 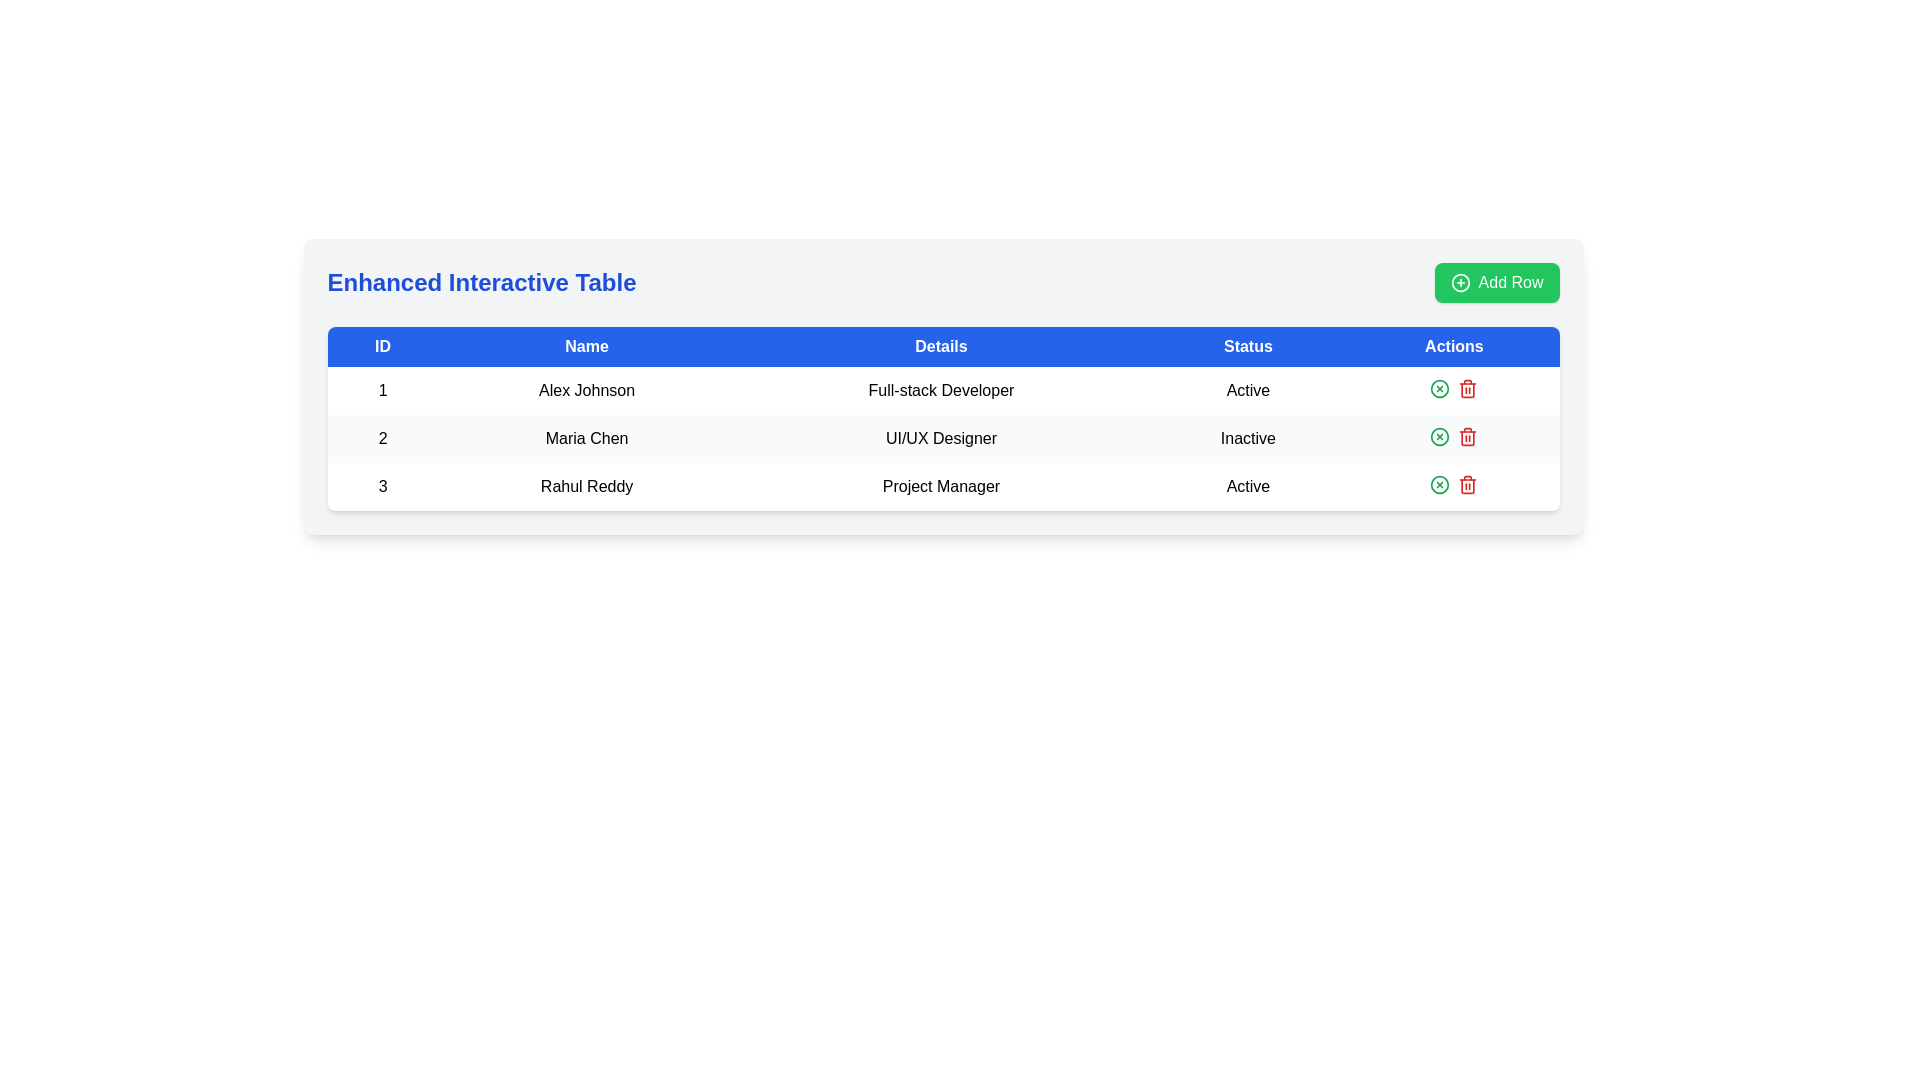 I want to click on the table cell containing the text 'Rahul Reddy' located in the third row under the 'Name' column, which is positioned between the 'ID' column and the 'Details' column, so click(x=586, y=486).